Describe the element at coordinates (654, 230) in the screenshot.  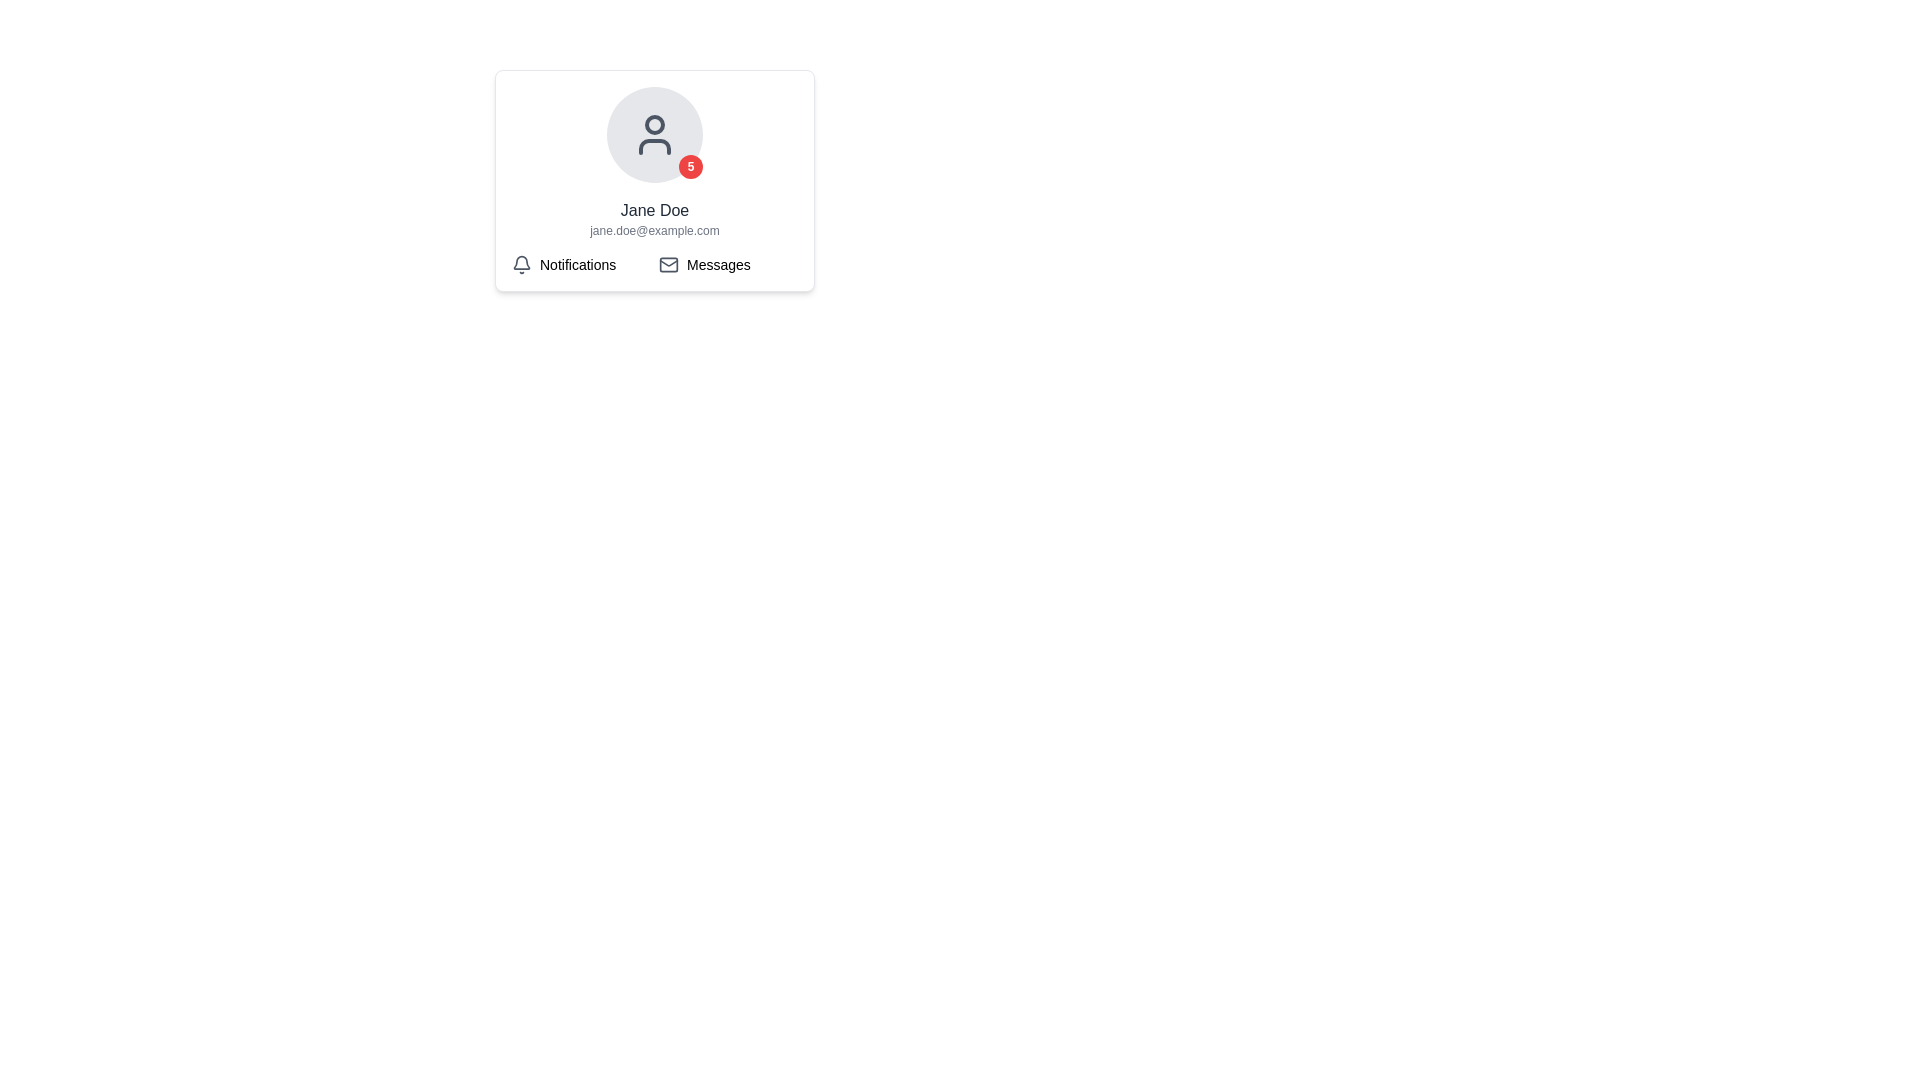
I see `the email text field displaying 'jane.doe@example.com', which is part of the profile section, positioned below the 'Jane Doe' label` at that location.